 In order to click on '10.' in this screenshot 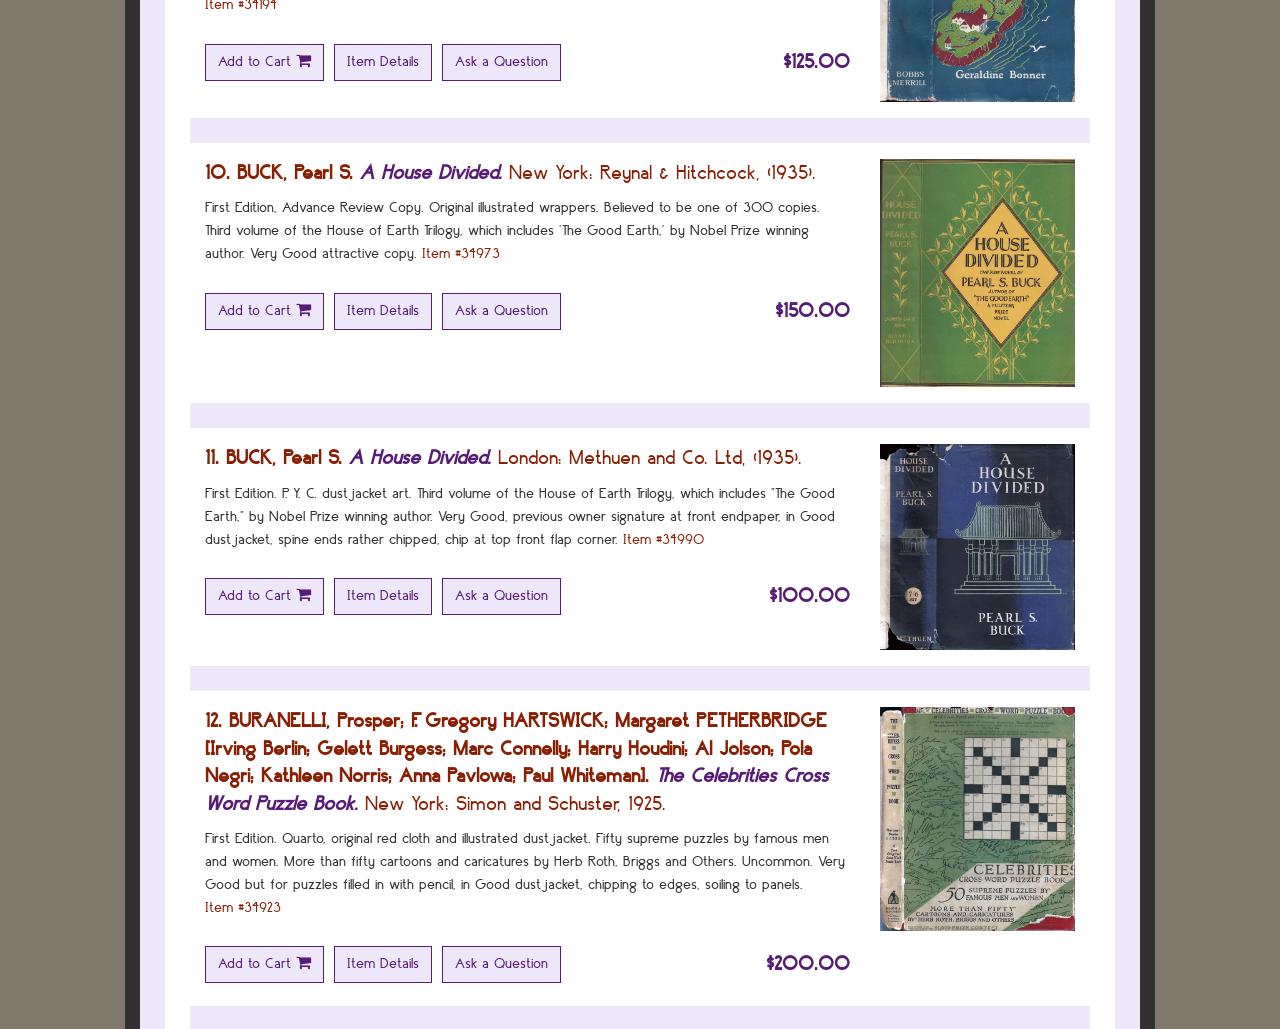, I will do `click(217, 171)`.